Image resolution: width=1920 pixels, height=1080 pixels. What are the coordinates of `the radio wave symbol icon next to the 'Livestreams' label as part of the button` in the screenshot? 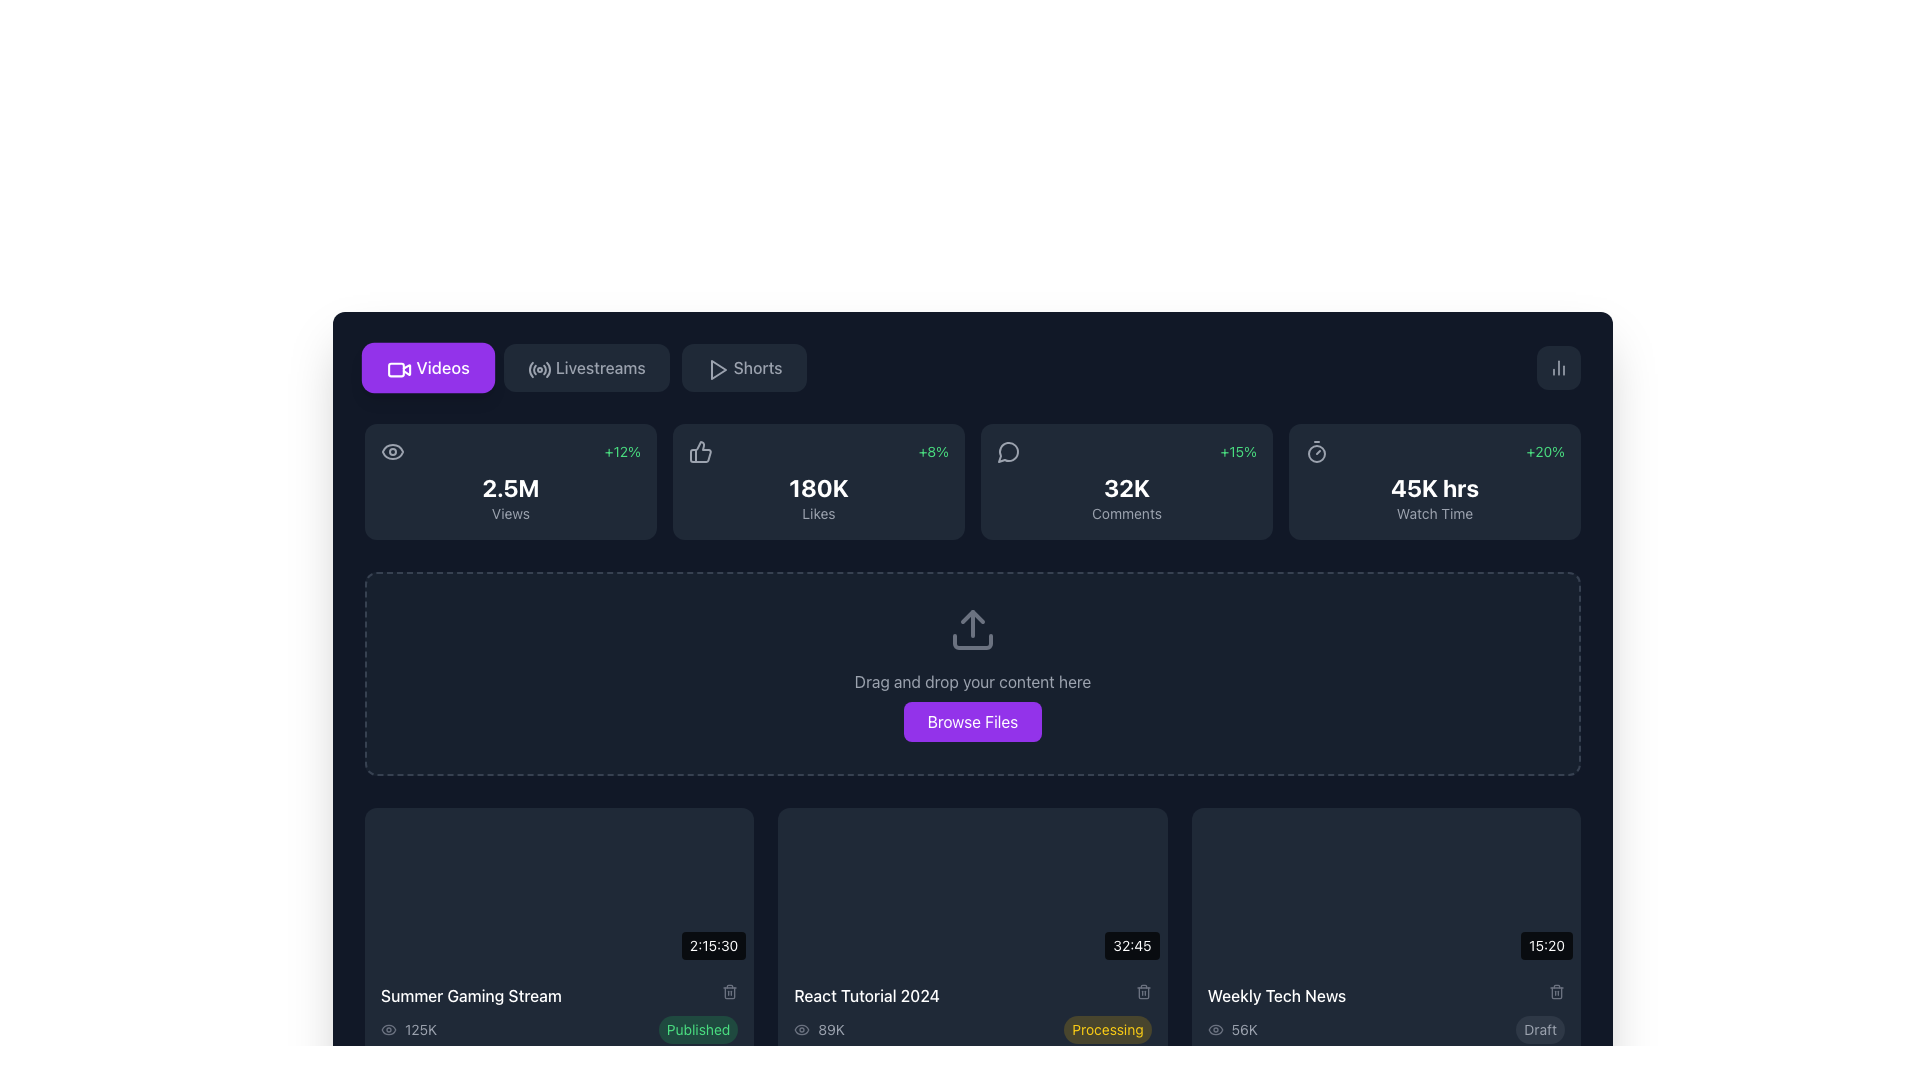 It's located at (537, 367).